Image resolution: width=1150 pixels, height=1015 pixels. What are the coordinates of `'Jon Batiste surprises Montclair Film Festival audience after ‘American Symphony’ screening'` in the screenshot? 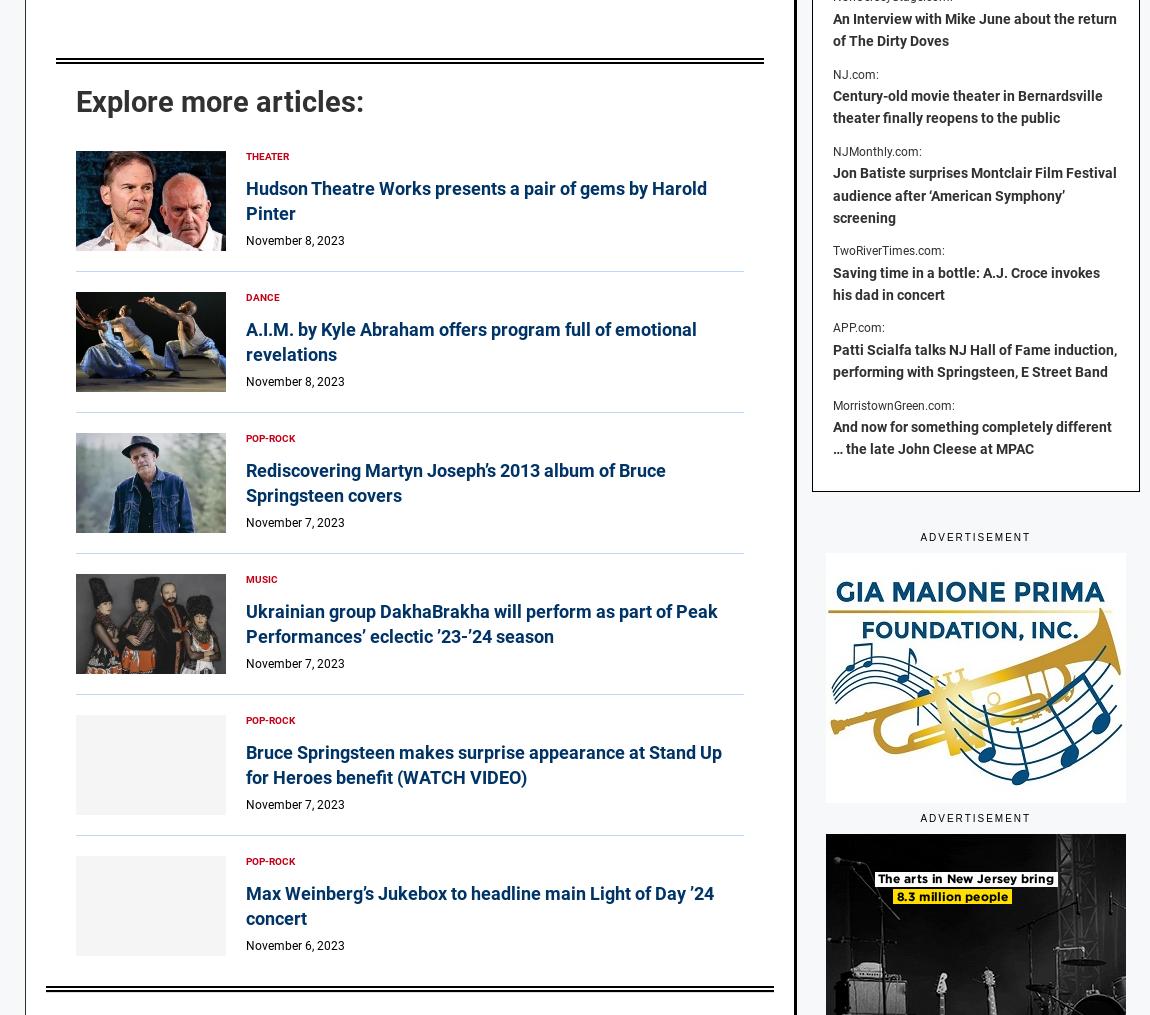 It's located at (974, 193).